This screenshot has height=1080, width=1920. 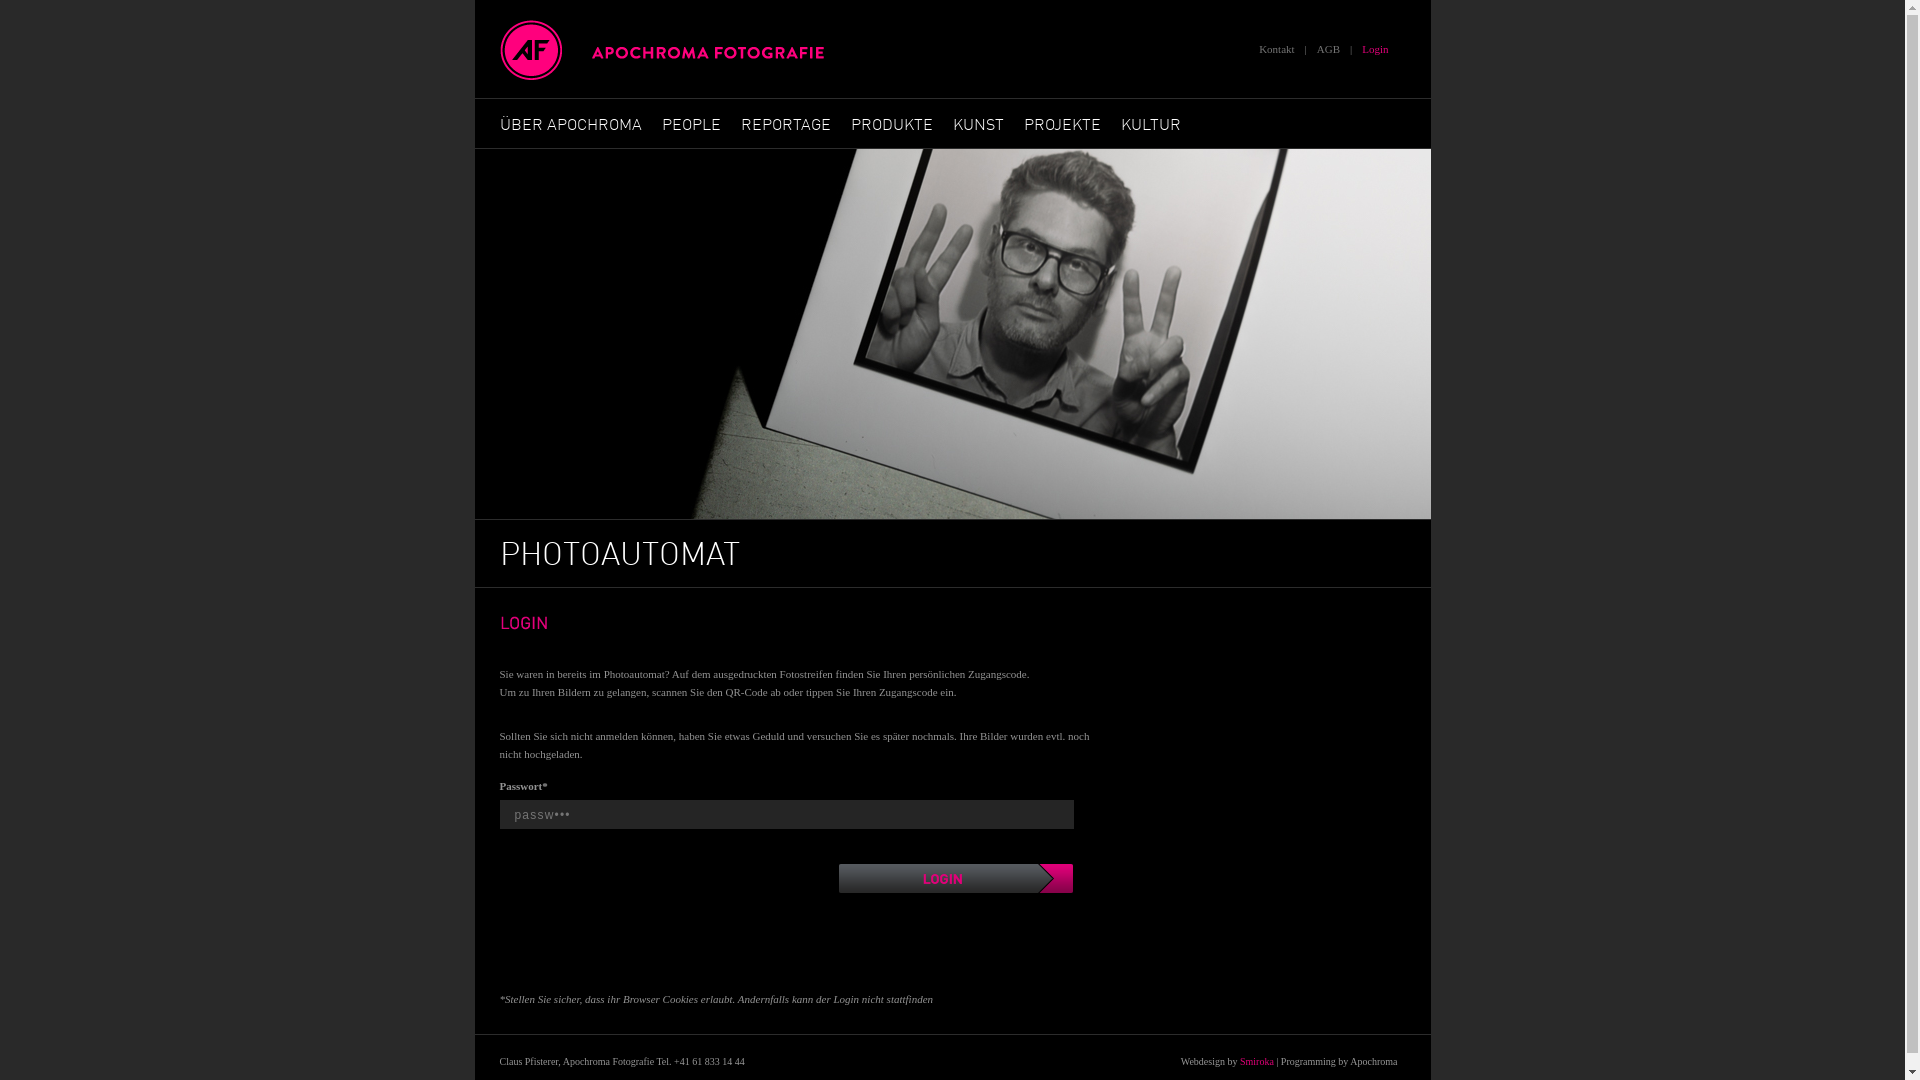 I want to click on 'Kontakt', so click(x=1275, y=48).